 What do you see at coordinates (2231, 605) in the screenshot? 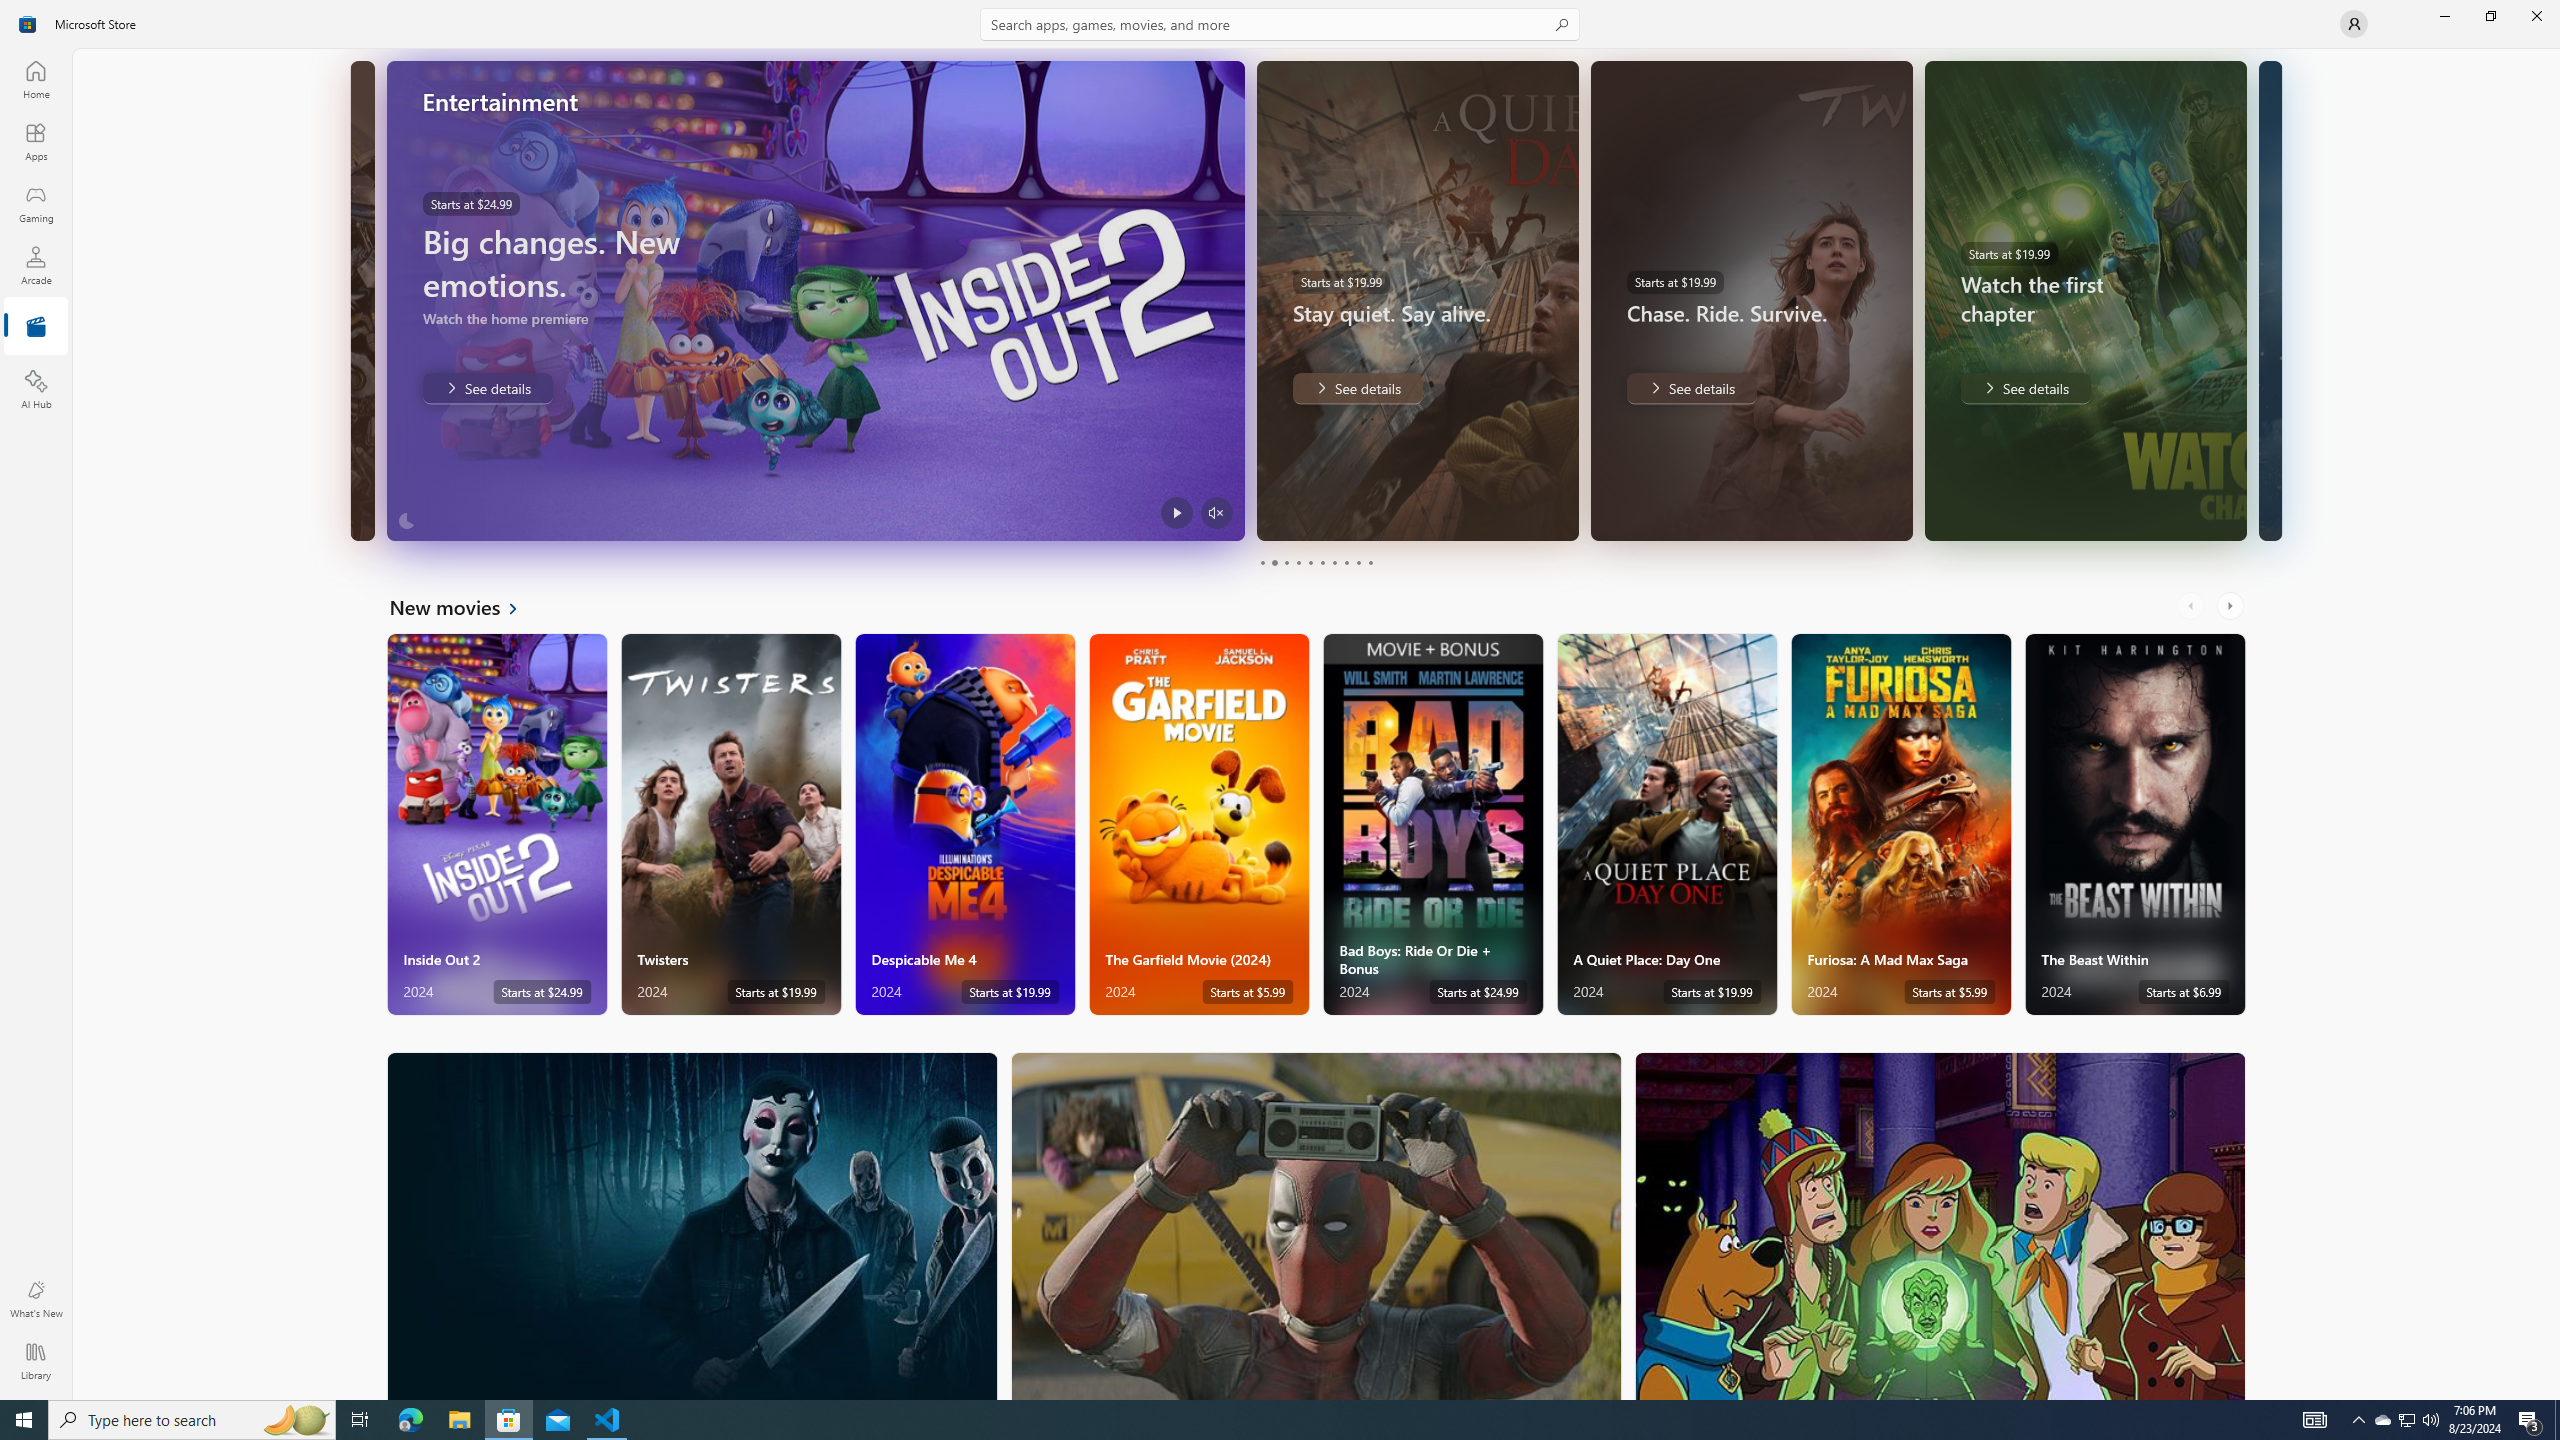
I see `'AutomationID: RightScrollButton'` at bounding box center [2231, 605].